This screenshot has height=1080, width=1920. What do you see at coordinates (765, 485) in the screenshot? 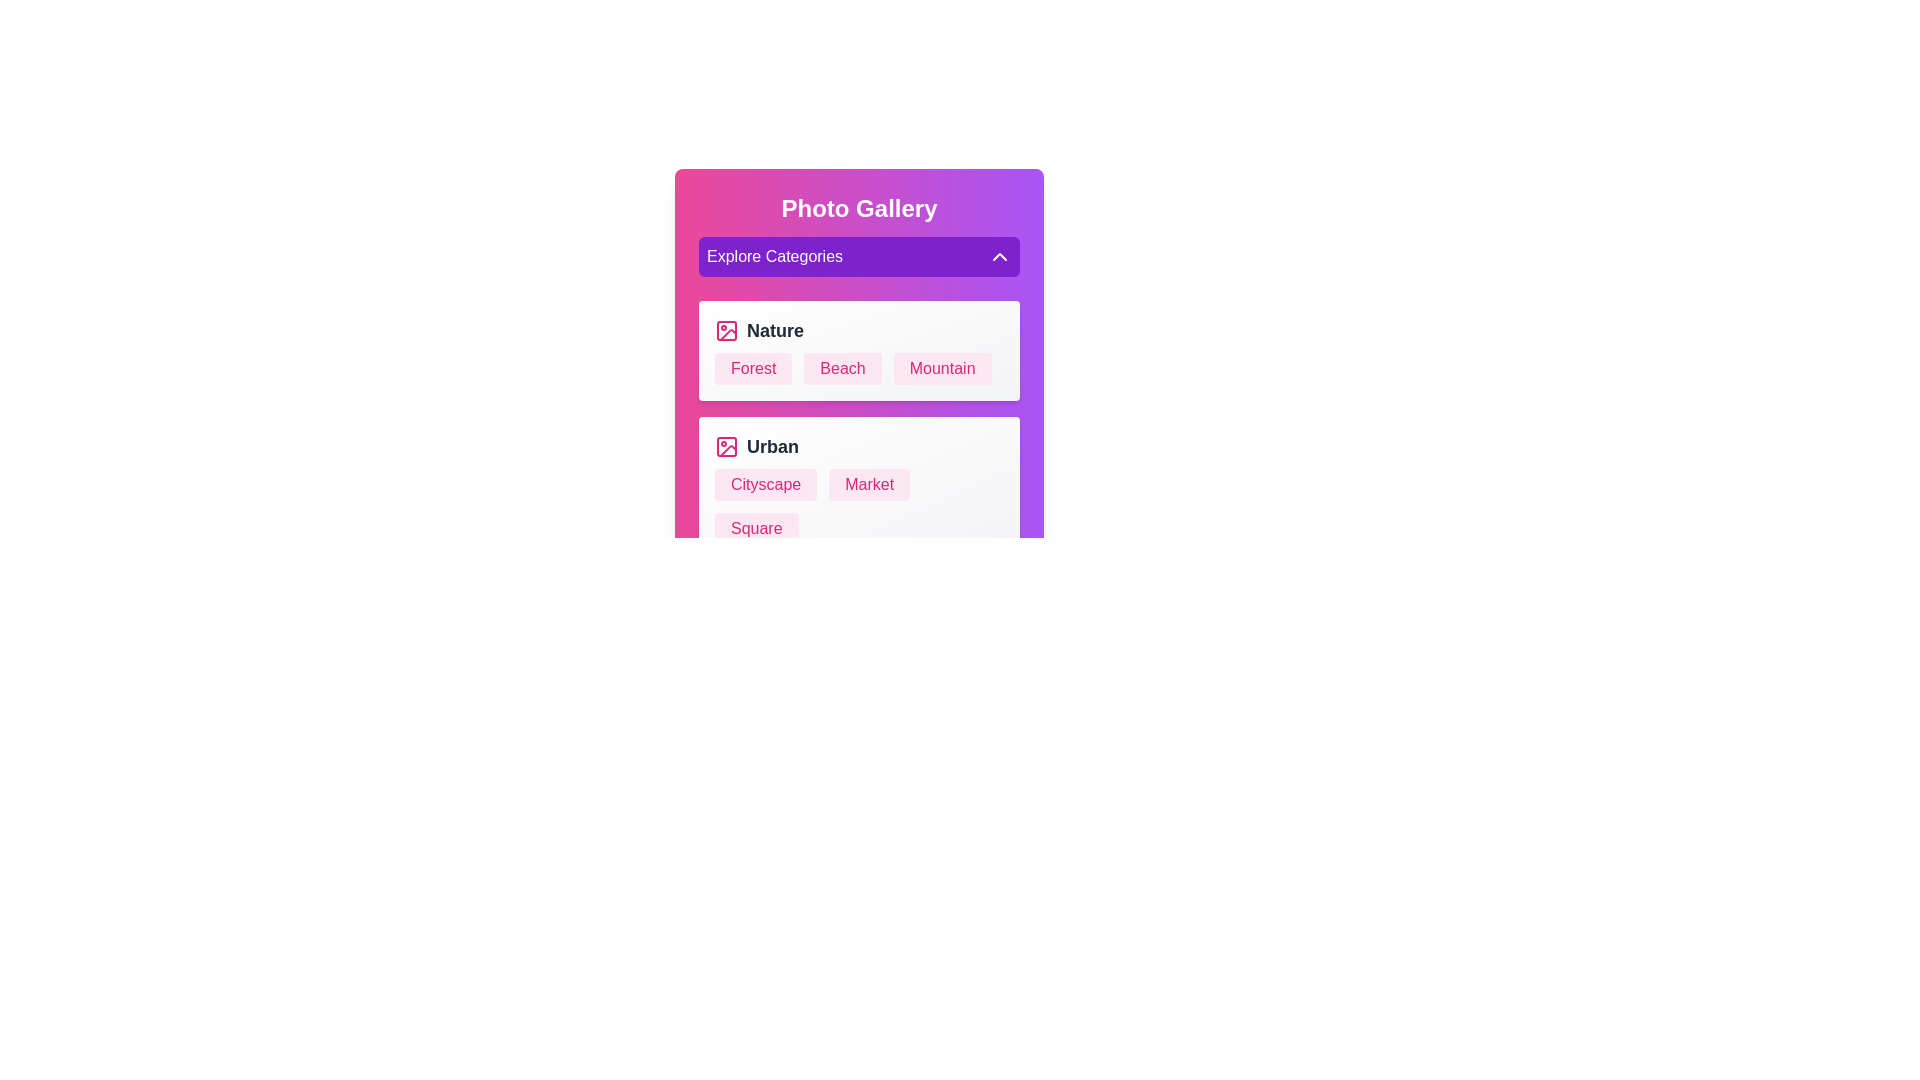
I see `the text element labeled 'Cityscape' to select it` at bounding box center [765, 485].